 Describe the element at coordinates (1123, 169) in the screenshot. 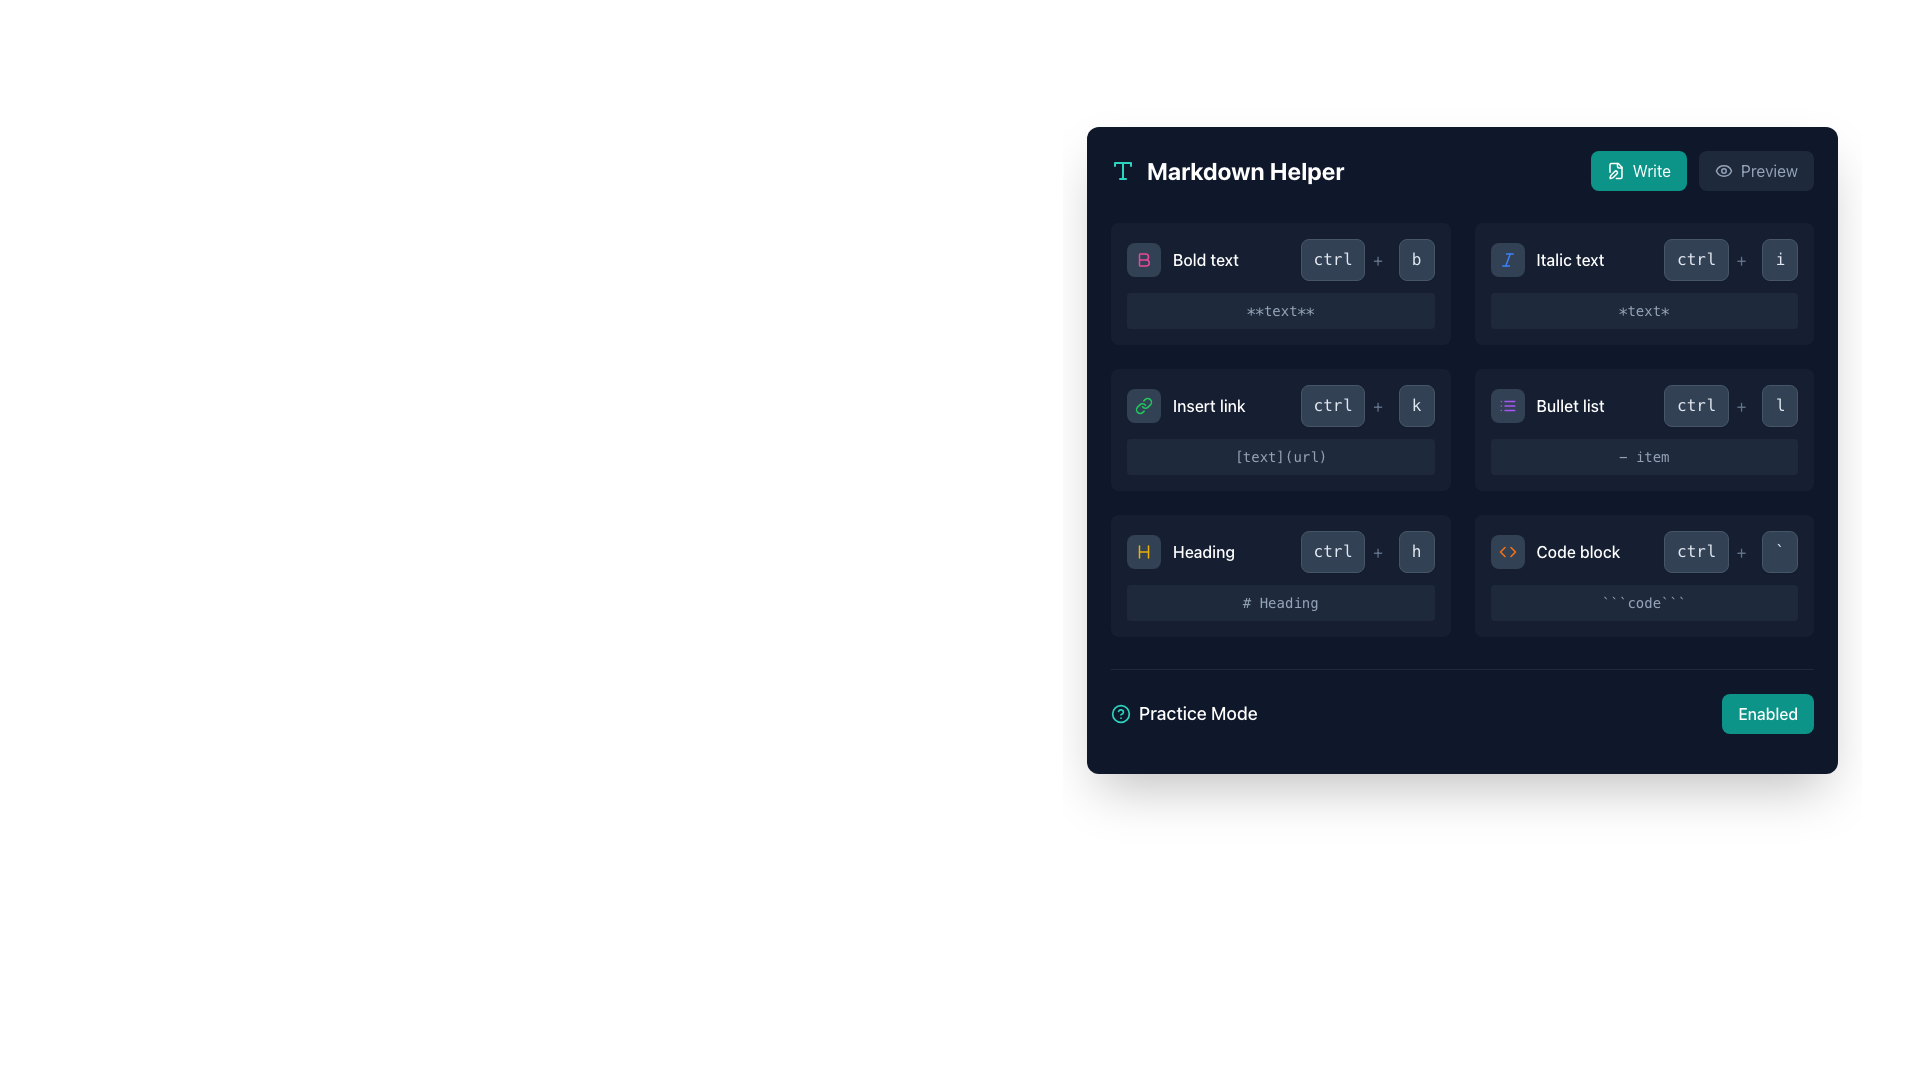

I see `the decorative icon representing the 'Markdown Helper' feature located in the top-left section of the 'Markdown Helper' card` at that location.